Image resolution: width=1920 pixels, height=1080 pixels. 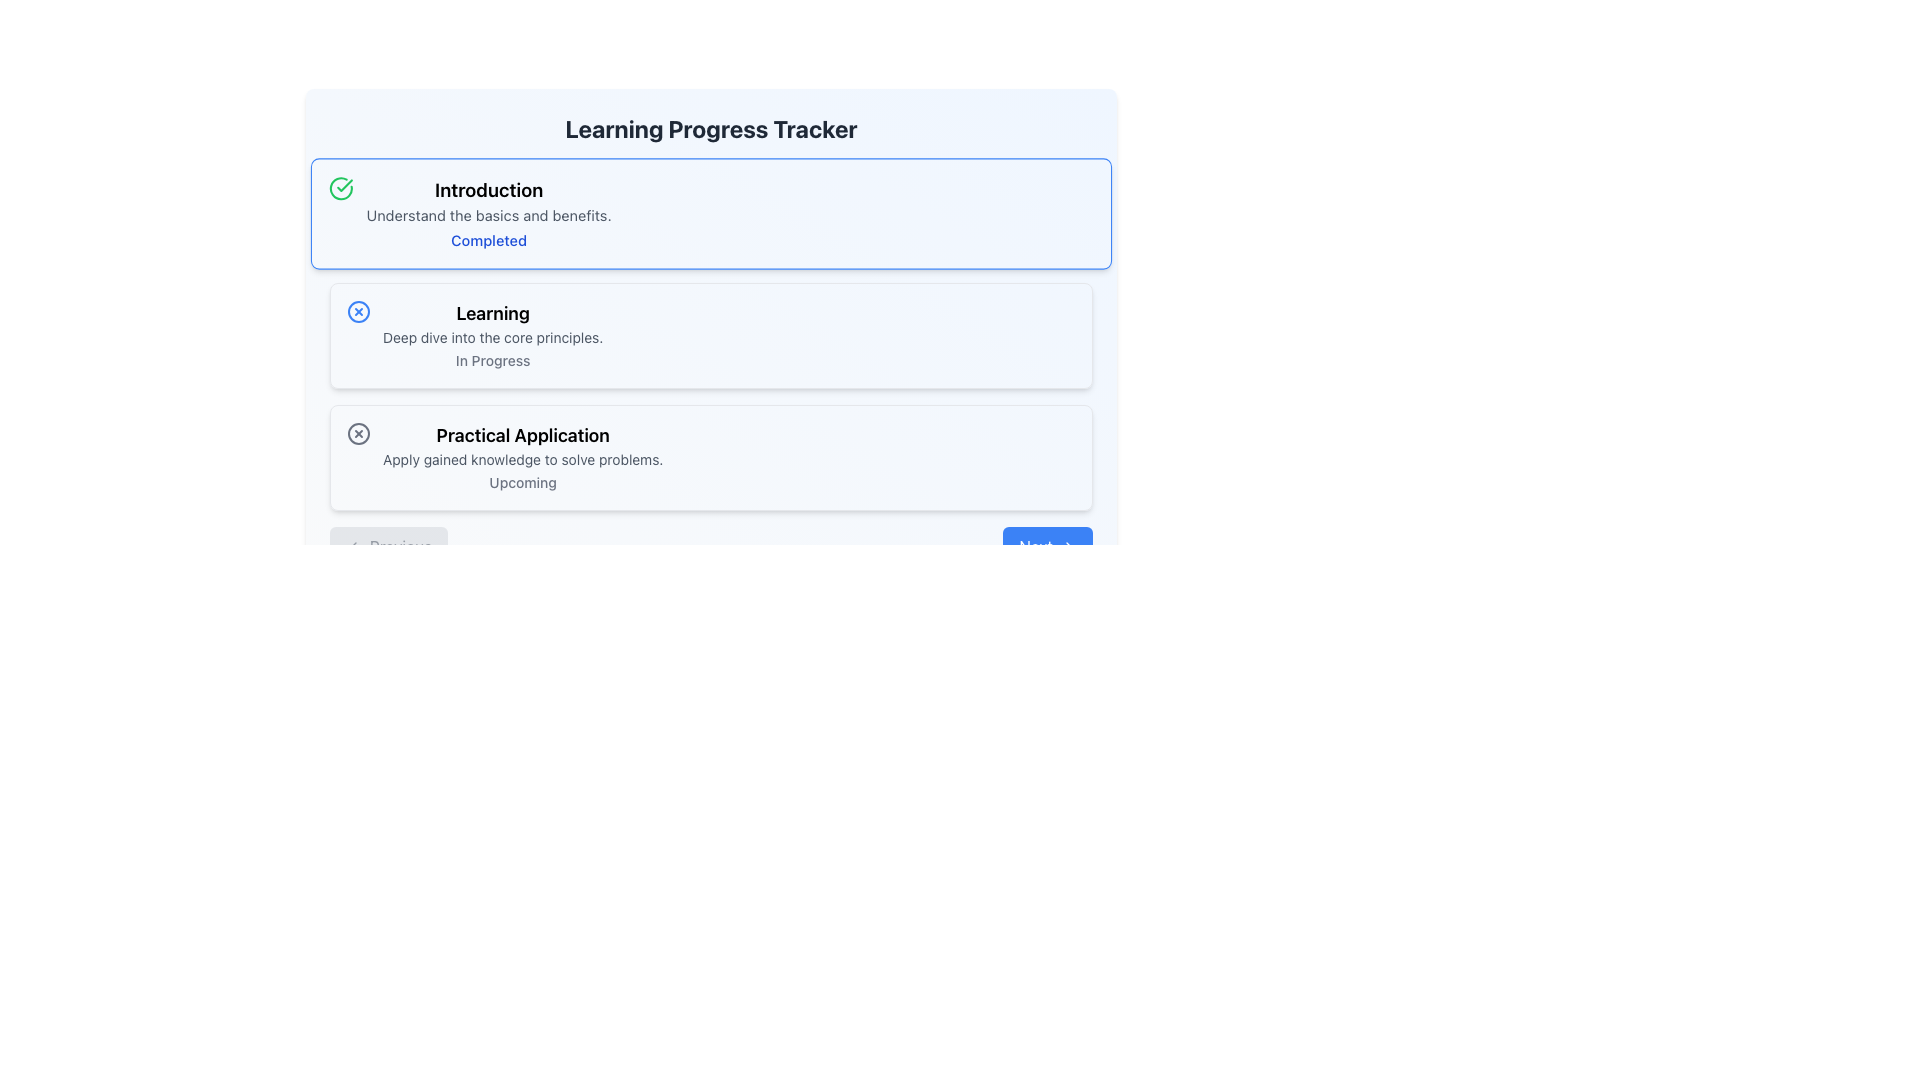 I want to click on the descriptive text label positioned between the title 'Learning' and the status 'In Progress', serving as supplementary information about the 'Learning' topic, so click(x=493, y=337).